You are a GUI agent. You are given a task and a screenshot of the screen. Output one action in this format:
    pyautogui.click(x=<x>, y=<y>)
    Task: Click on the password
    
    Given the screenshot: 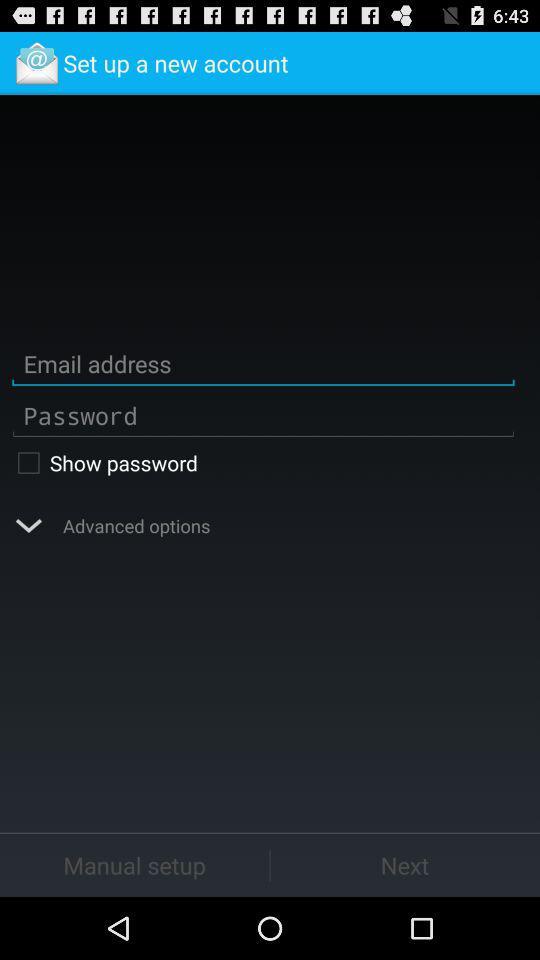 What is the action you would take?
    pyautogui.click(x=263, y=414)
    